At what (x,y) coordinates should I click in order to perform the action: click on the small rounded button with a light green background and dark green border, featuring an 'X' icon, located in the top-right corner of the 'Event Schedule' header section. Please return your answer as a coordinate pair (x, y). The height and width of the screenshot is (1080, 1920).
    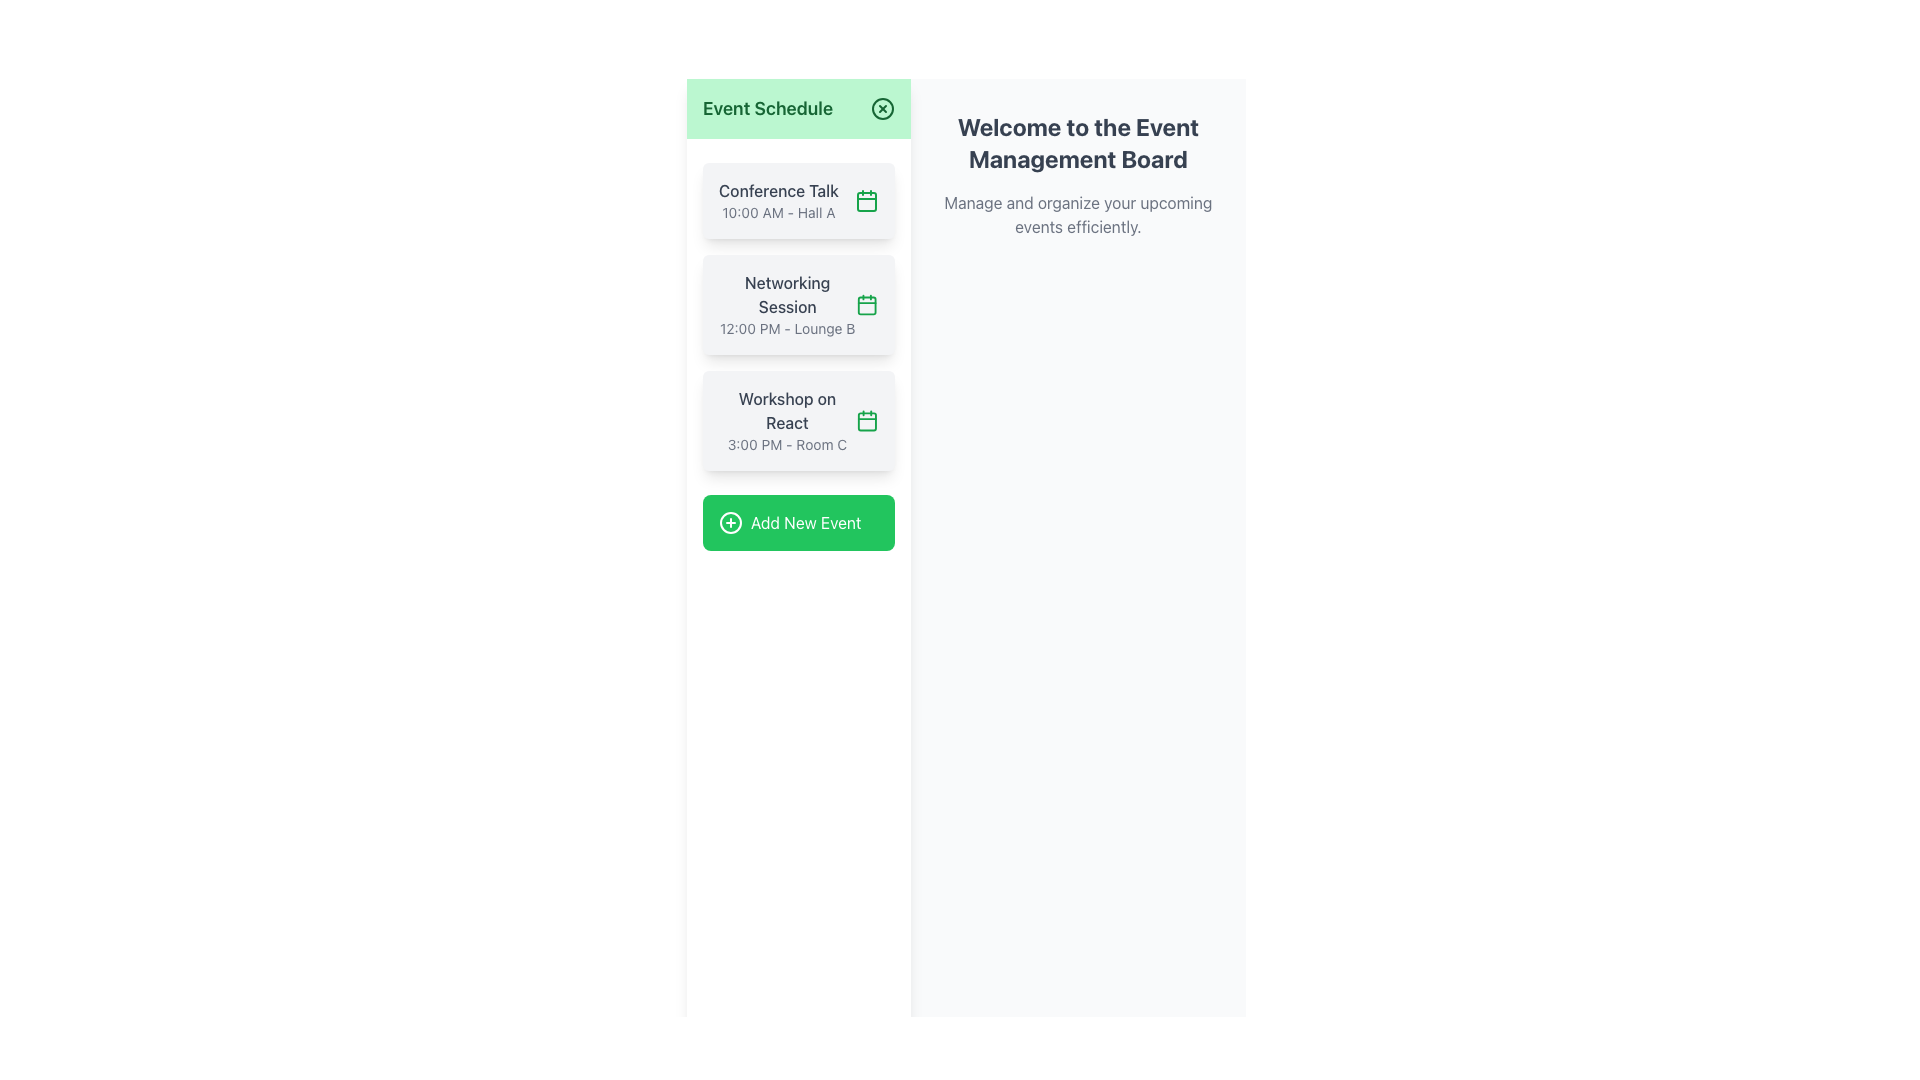
    Looking at the image, I should click on (881, 108).